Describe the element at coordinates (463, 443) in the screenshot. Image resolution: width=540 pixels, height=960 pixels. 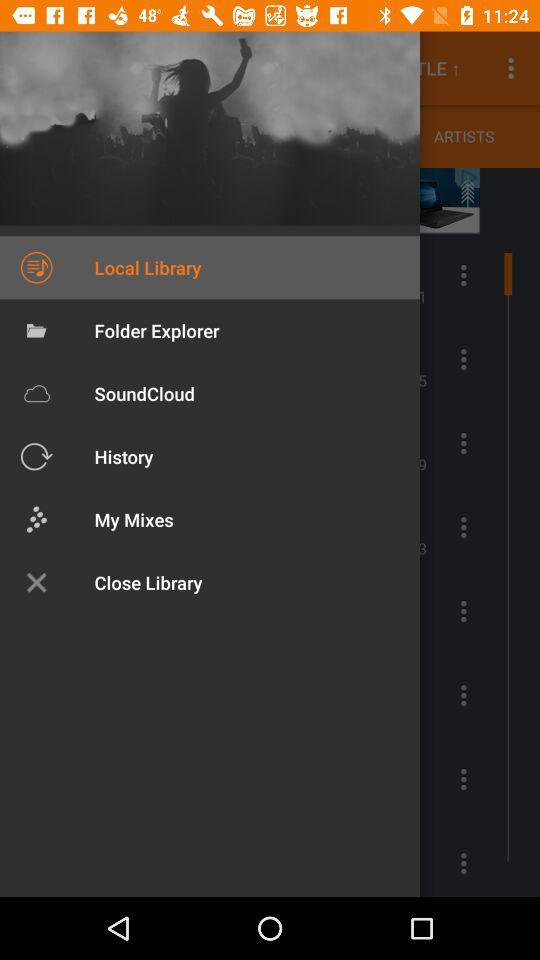
I see `the more icon` at that location.